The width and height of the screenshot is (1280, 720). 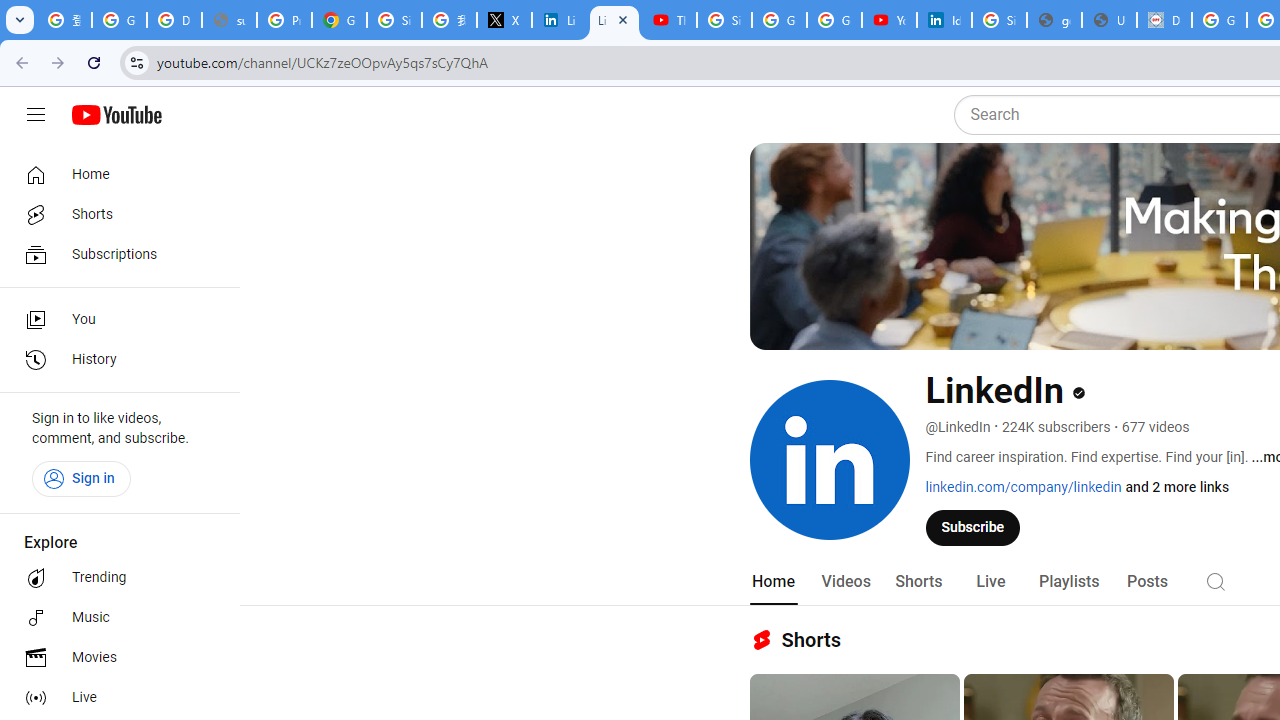 What do you see at coordinates (1067, 581) in the screenshot?
I see `'Playlists'` at bounding box center [1067, 581].